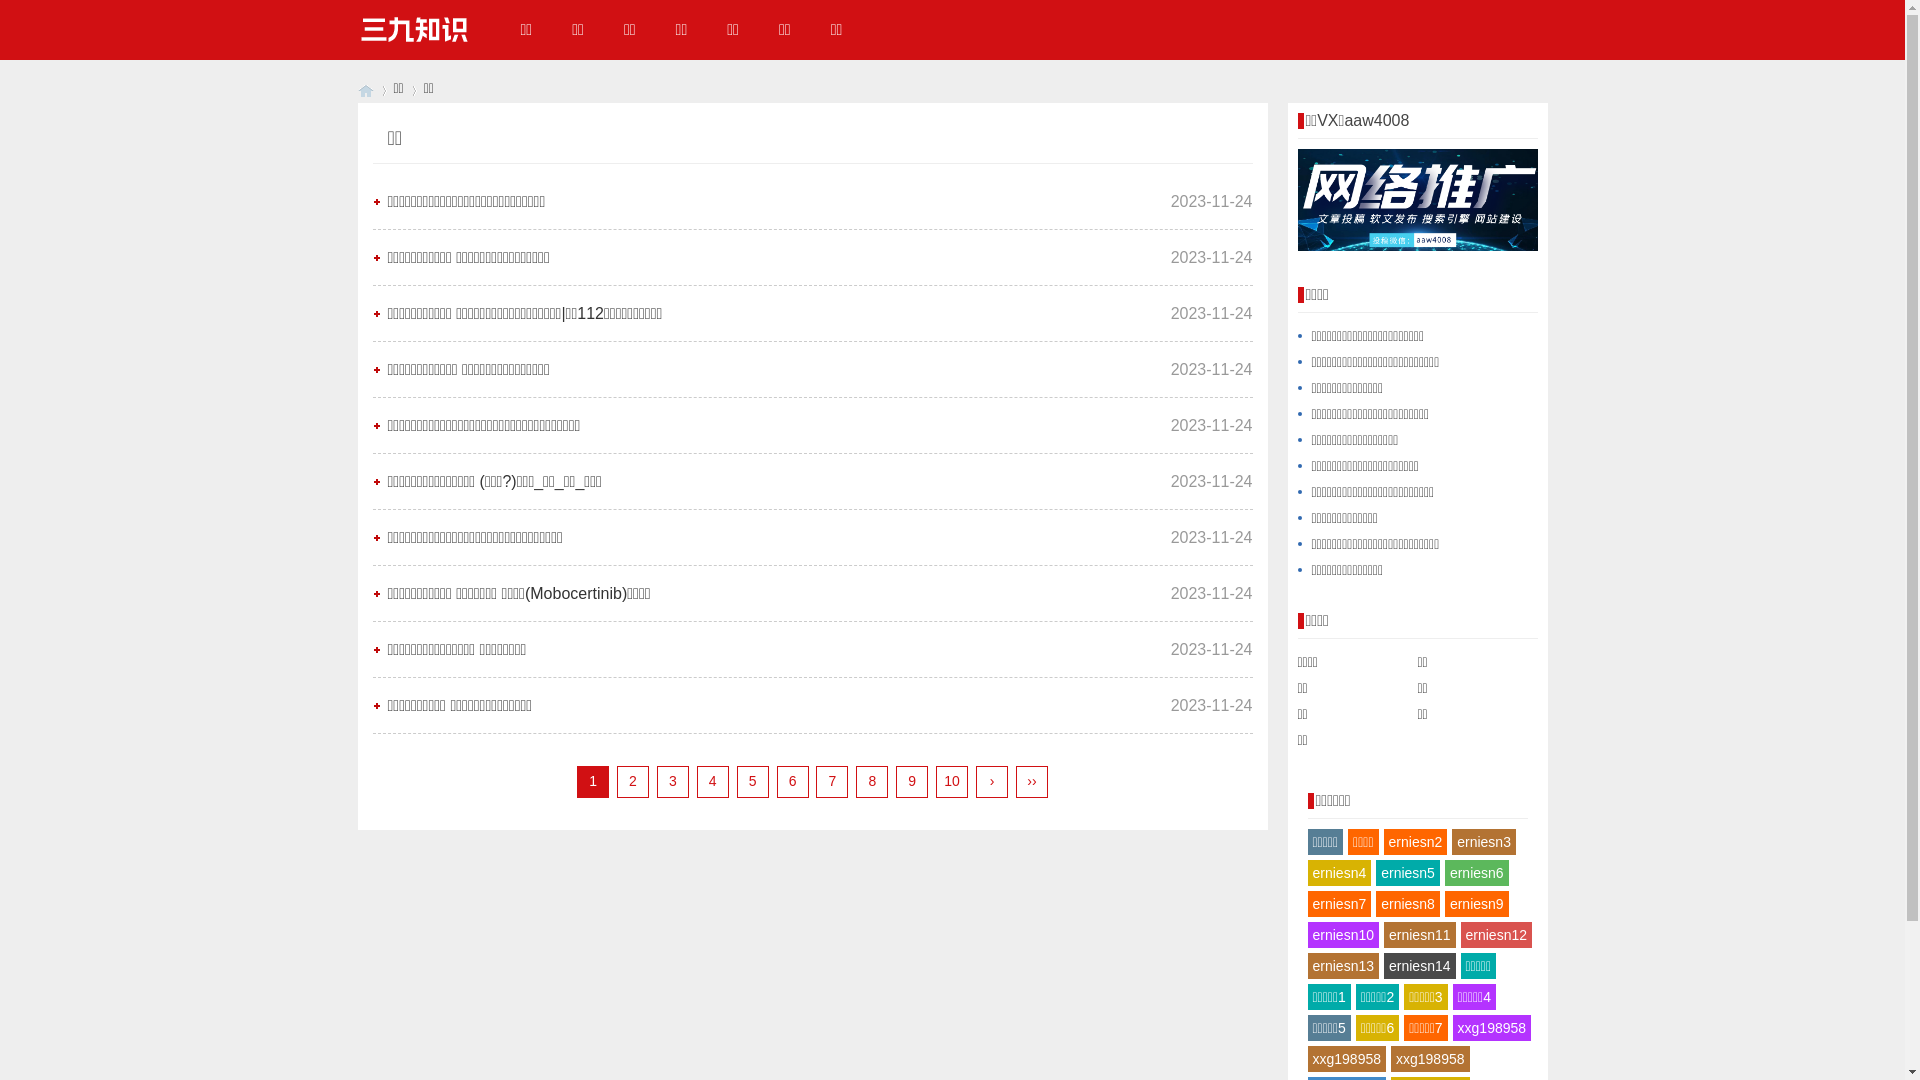  What do you see at coordinates (1406, 871) in the screenshot?
I see `'erniesn5'` at bounding box center [1406, 871].